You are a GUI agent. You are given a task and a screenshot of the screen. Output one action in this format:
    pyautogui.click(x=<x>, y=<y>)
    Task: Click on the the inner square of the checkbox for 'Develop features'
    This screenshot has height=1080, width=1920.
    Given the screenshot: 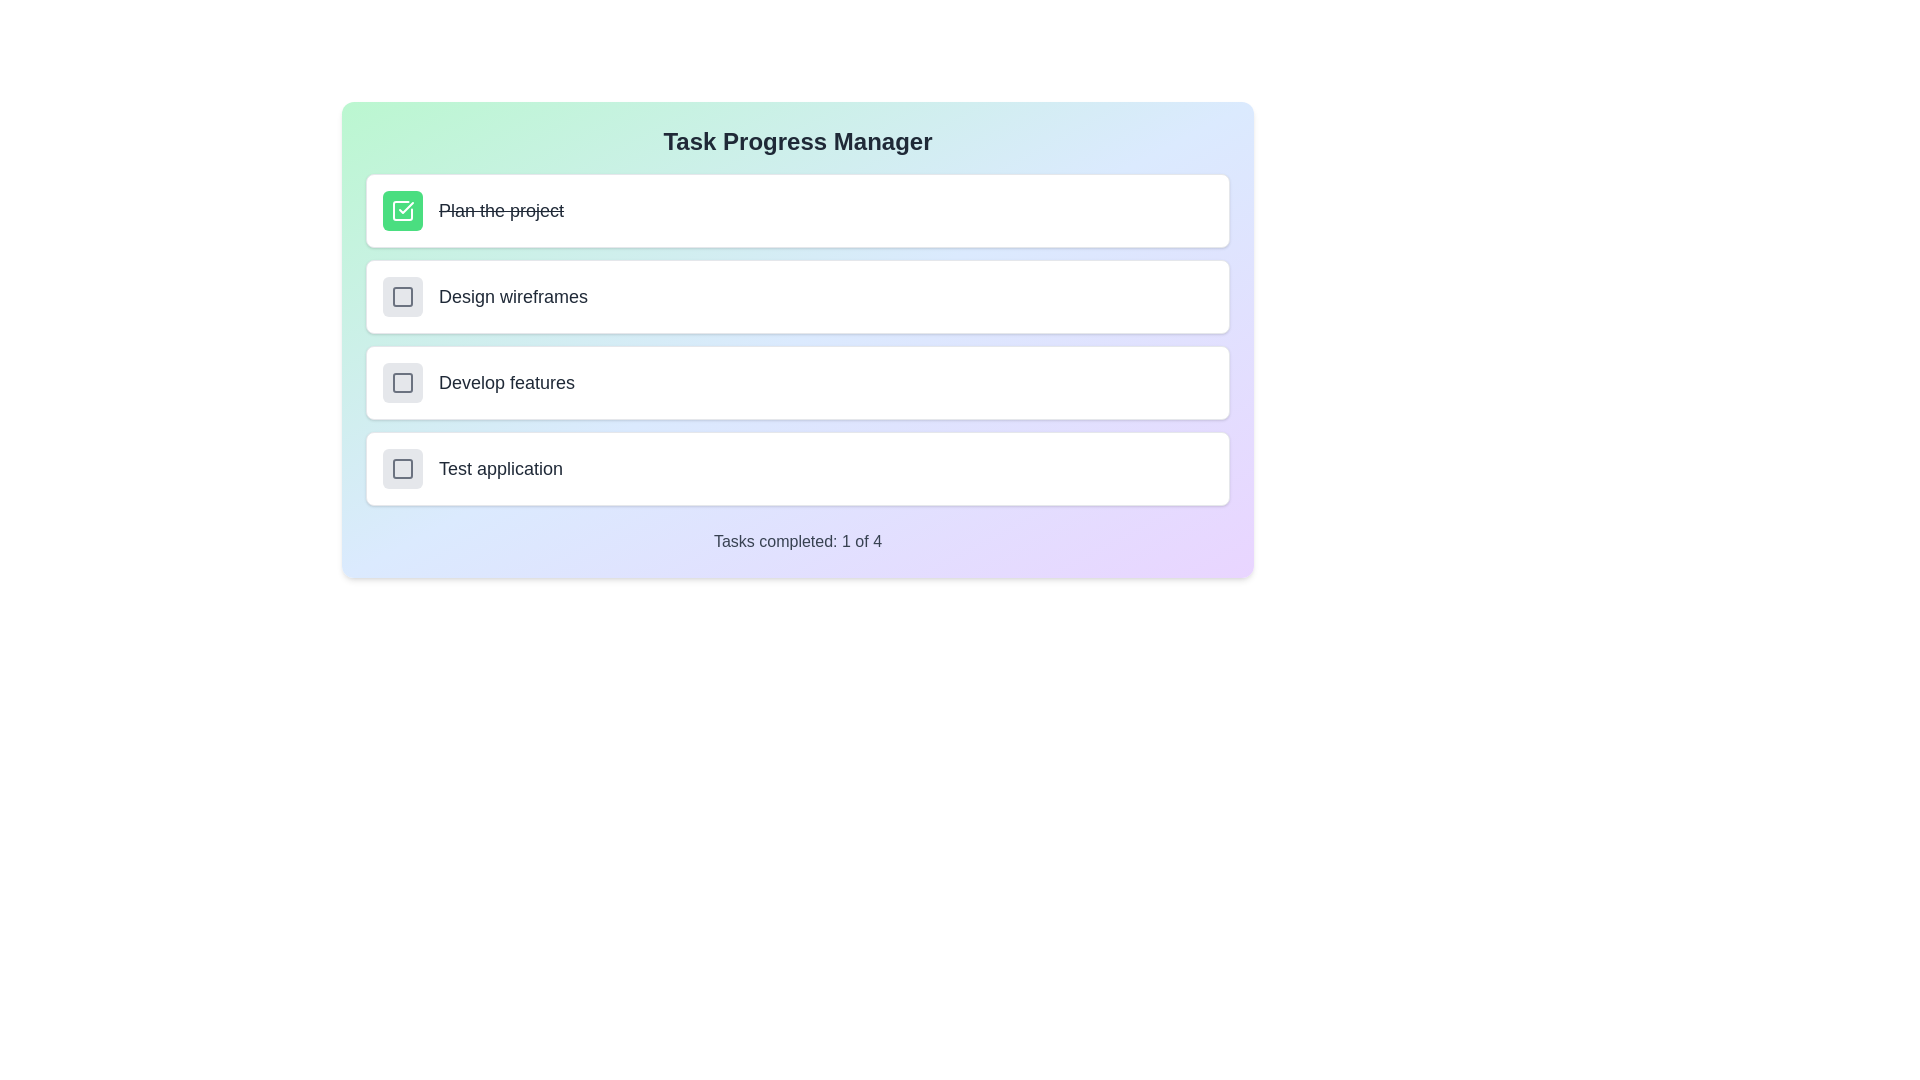 What is the action you would take?
    pyautogui.click(x=402, y=382)
    